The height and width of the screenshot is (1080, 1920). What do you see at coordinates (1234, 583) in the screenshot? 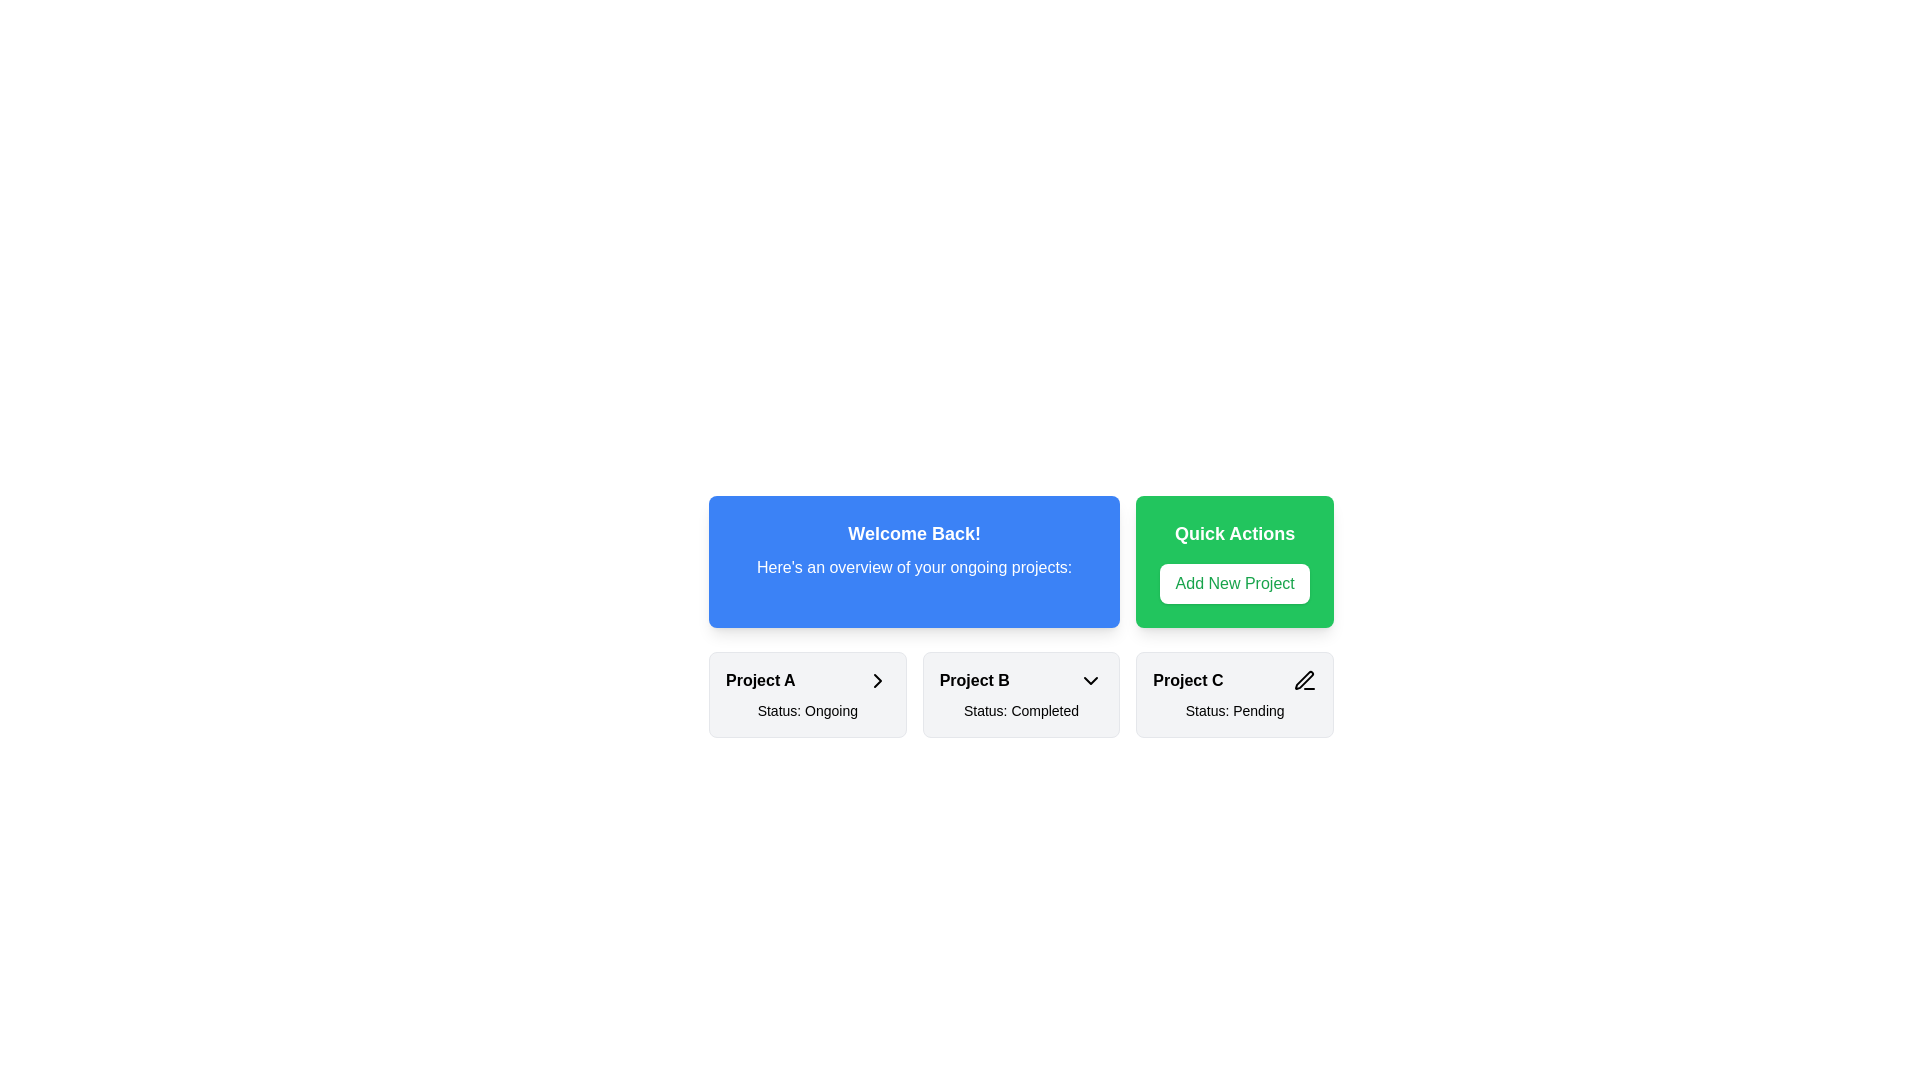
I see `the button located in the lower section of the green-colored card titled 'Quick Actions' to trigger hover effects` at bounding box center [1234, 583].